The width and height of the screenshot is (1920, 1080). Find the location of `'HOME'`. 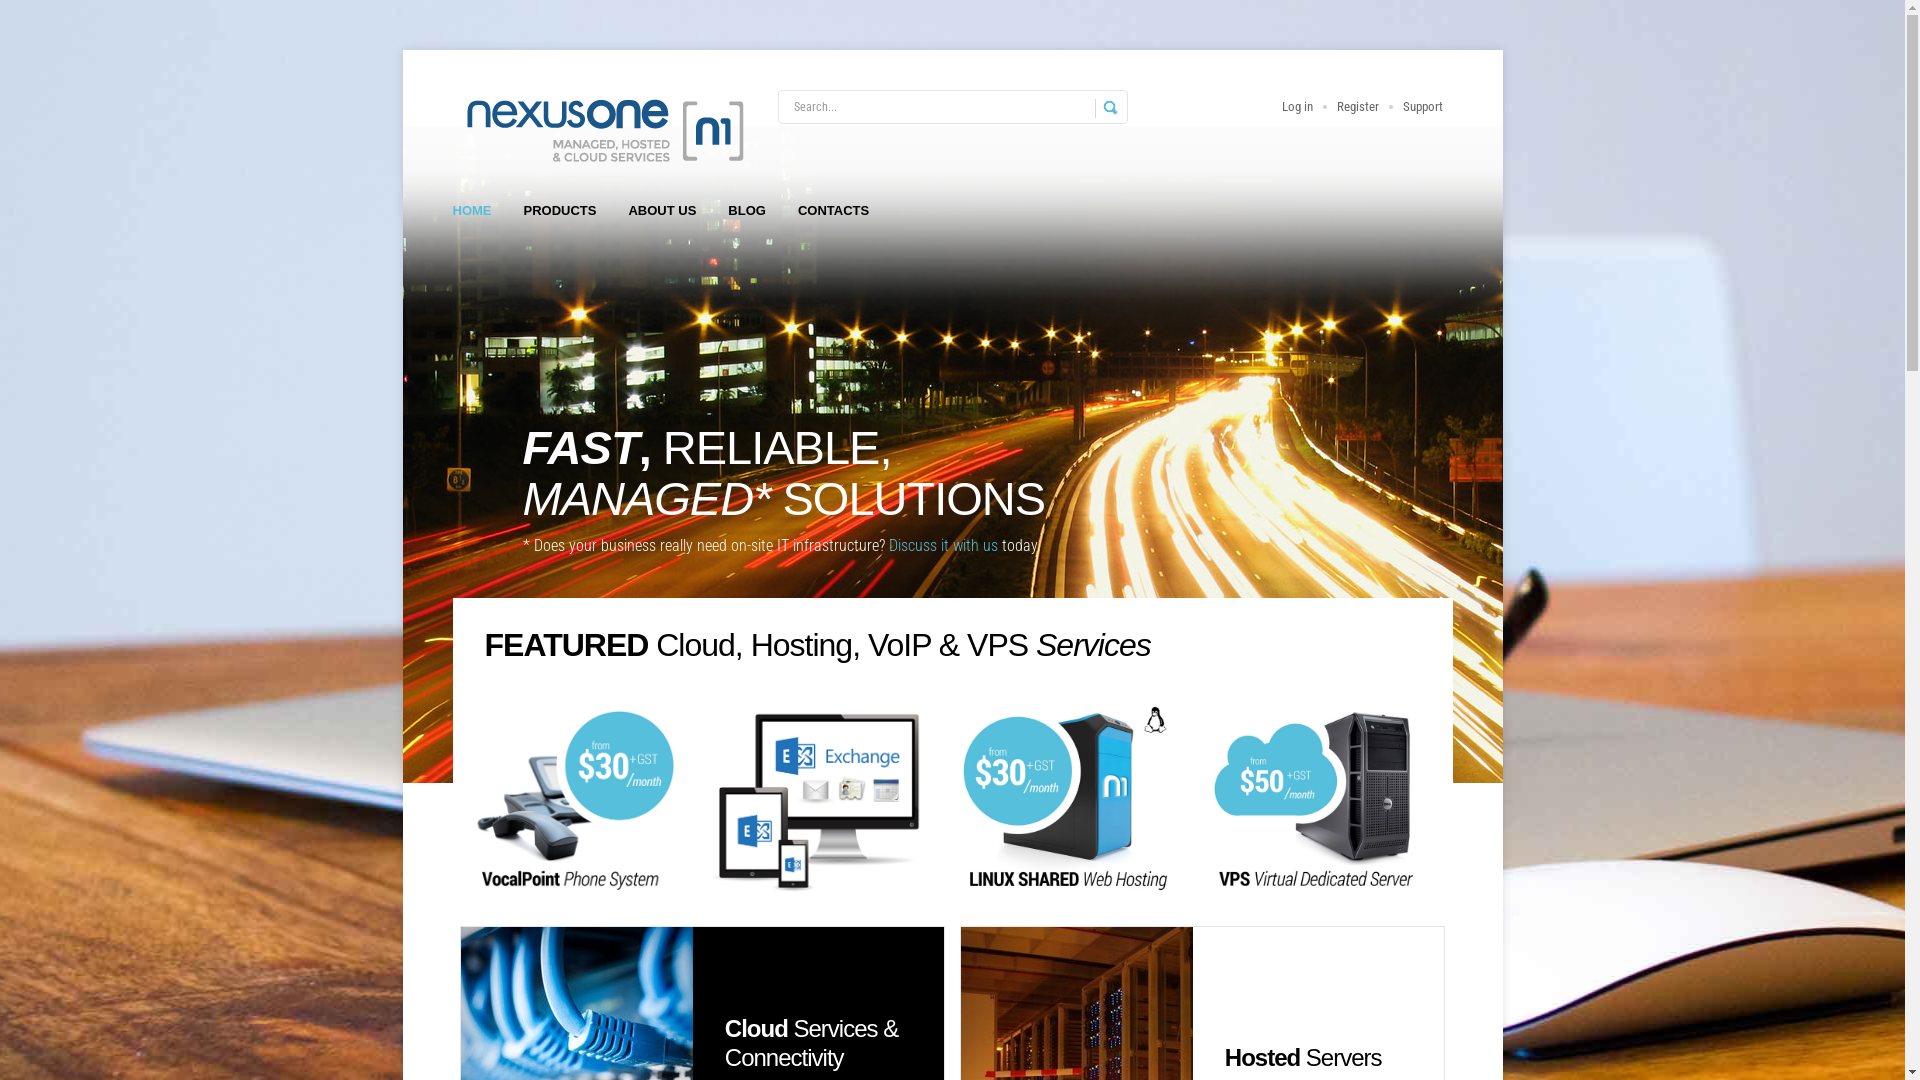

'HOME' is located at coordinates (470, 211).